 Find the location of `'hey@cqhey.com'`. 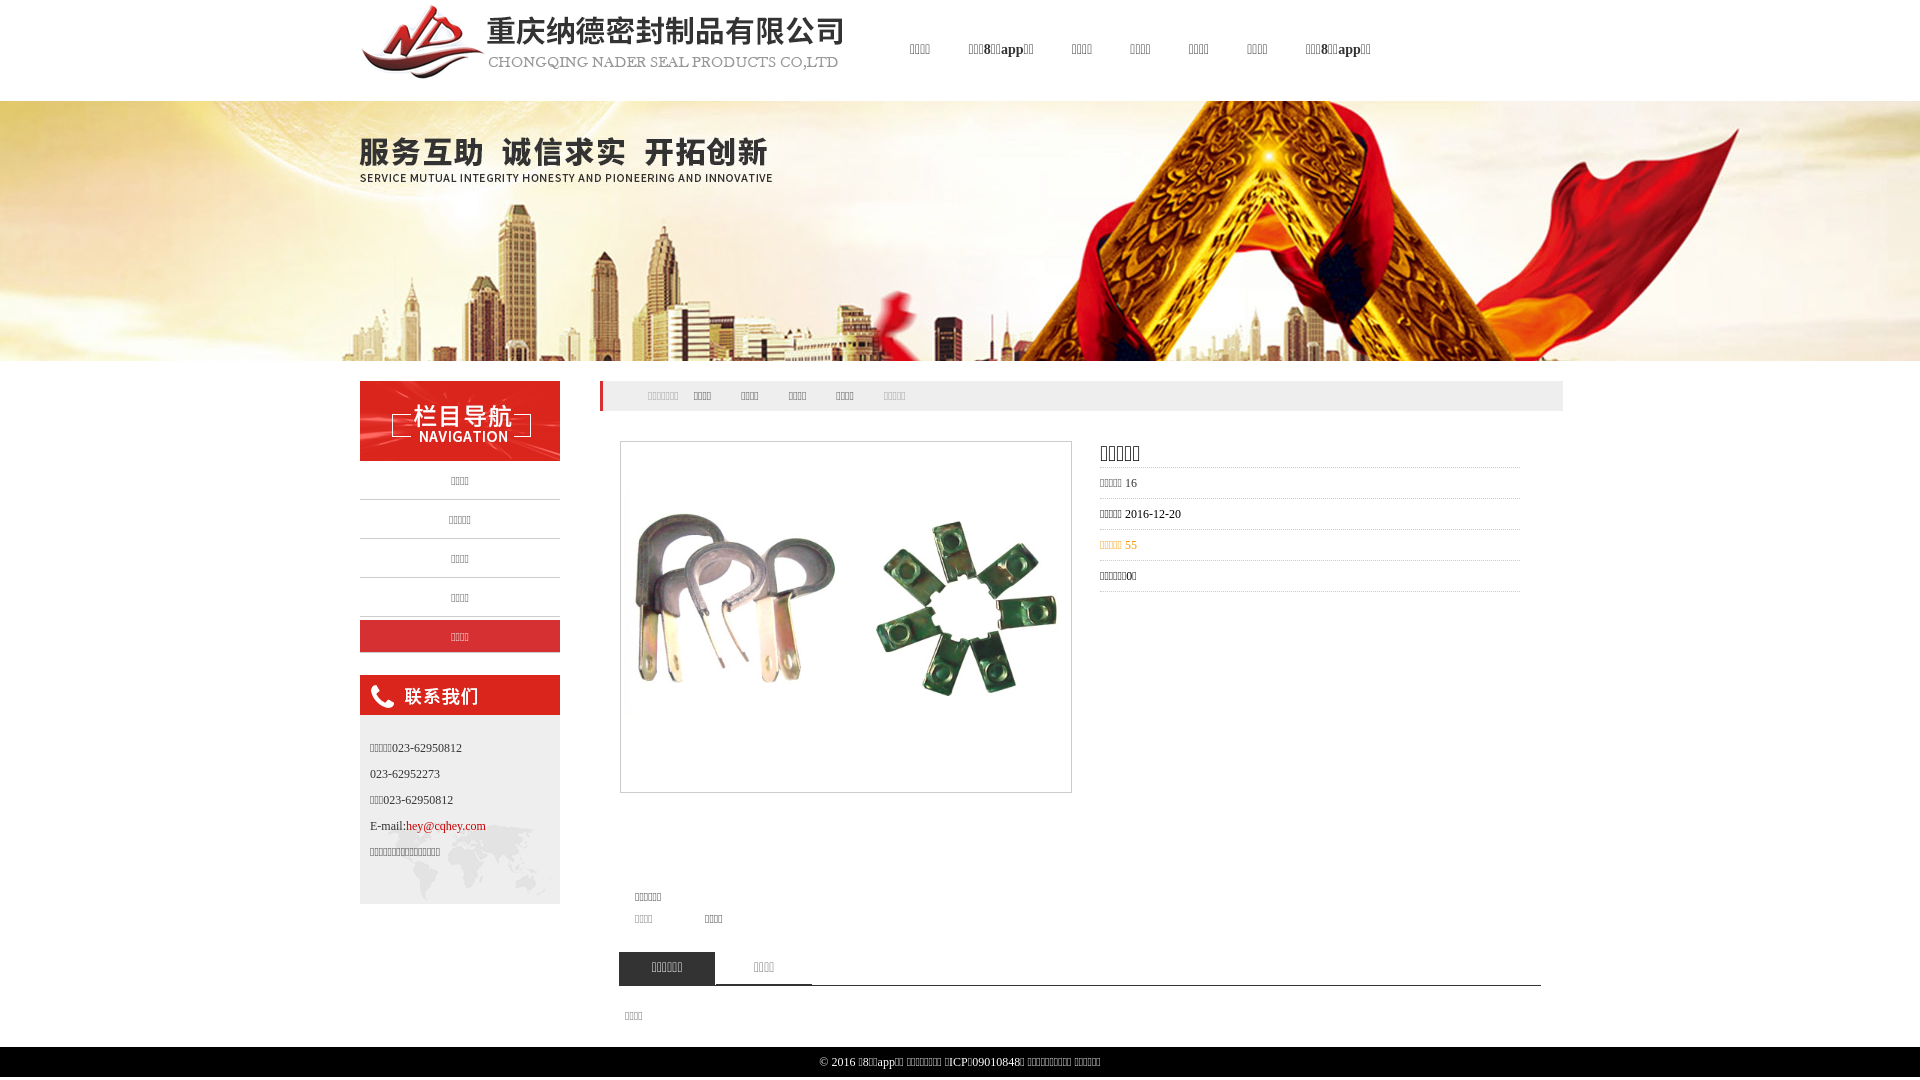

'hey@cqhey.com' is located at coordinates (445, 825).